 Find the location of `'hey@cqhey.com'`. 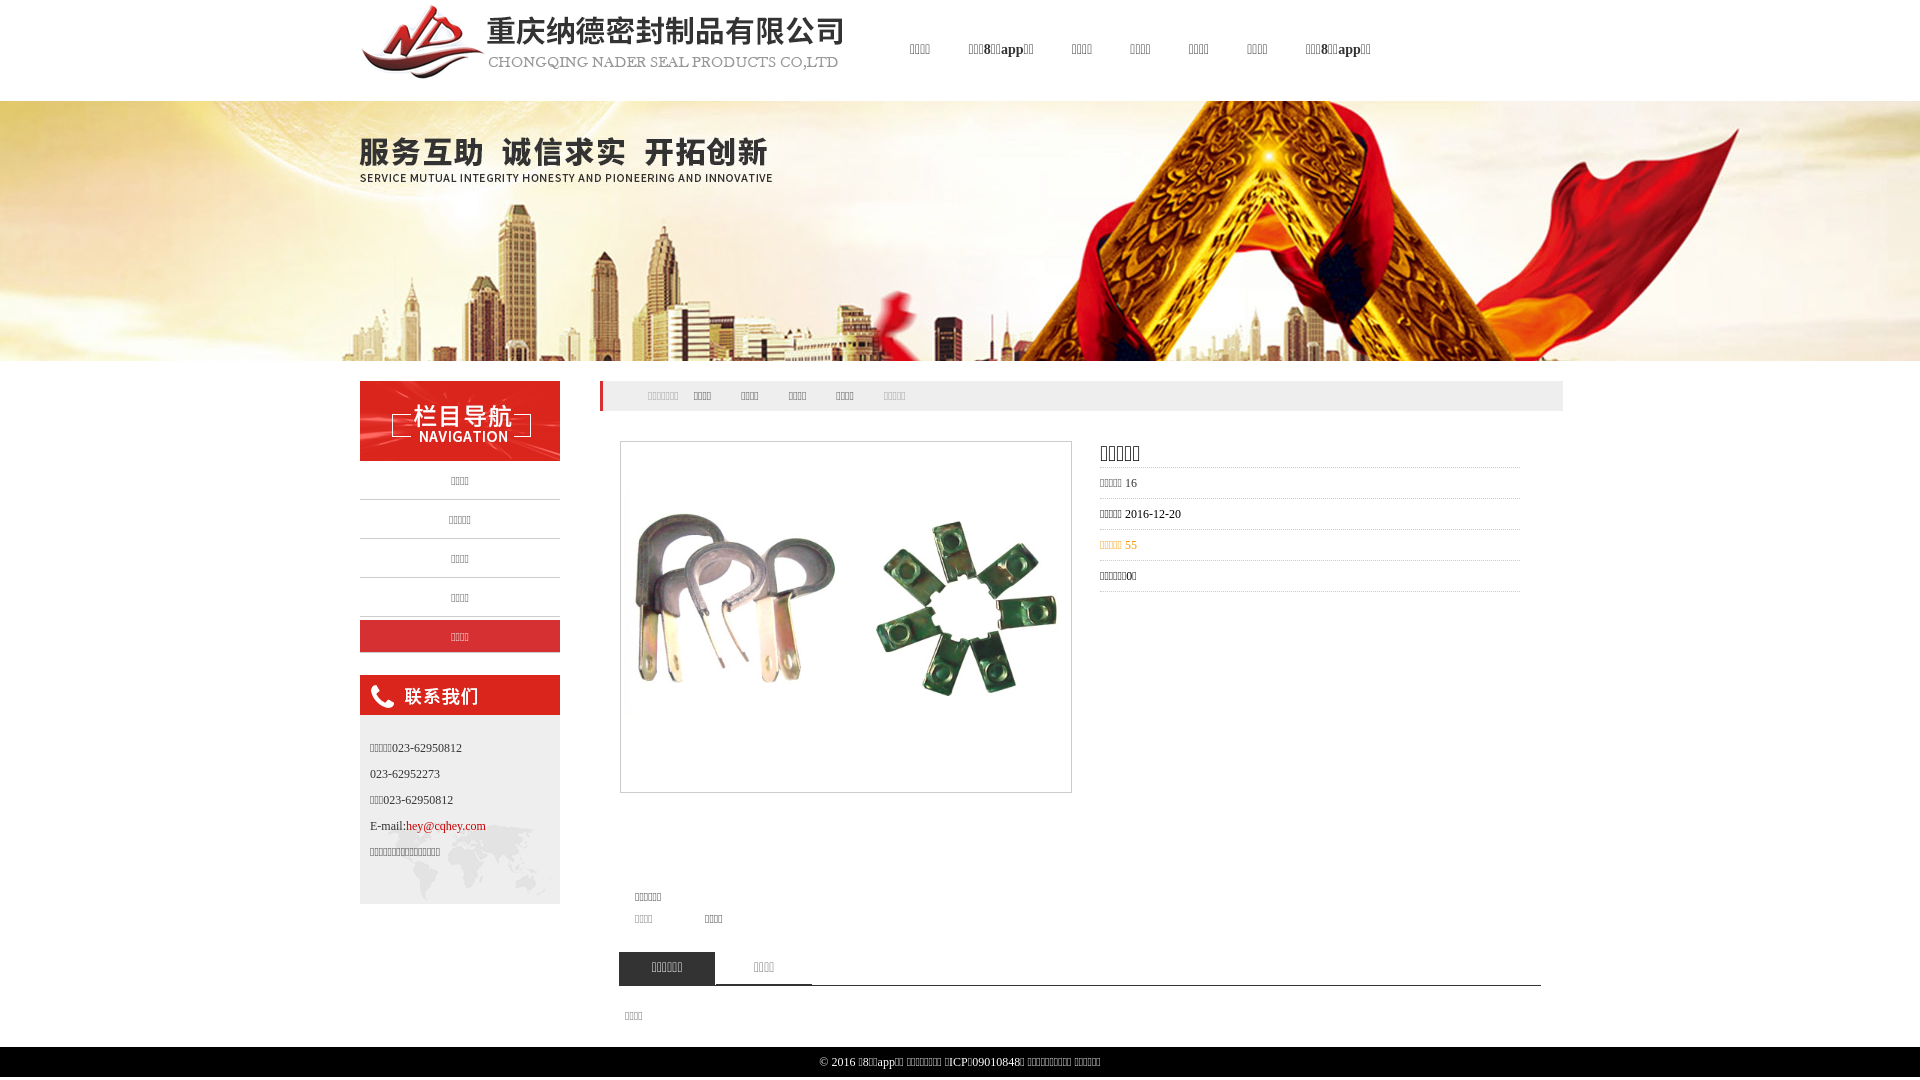

'hey@cqhey.com' is located at coordinates (445, 825).